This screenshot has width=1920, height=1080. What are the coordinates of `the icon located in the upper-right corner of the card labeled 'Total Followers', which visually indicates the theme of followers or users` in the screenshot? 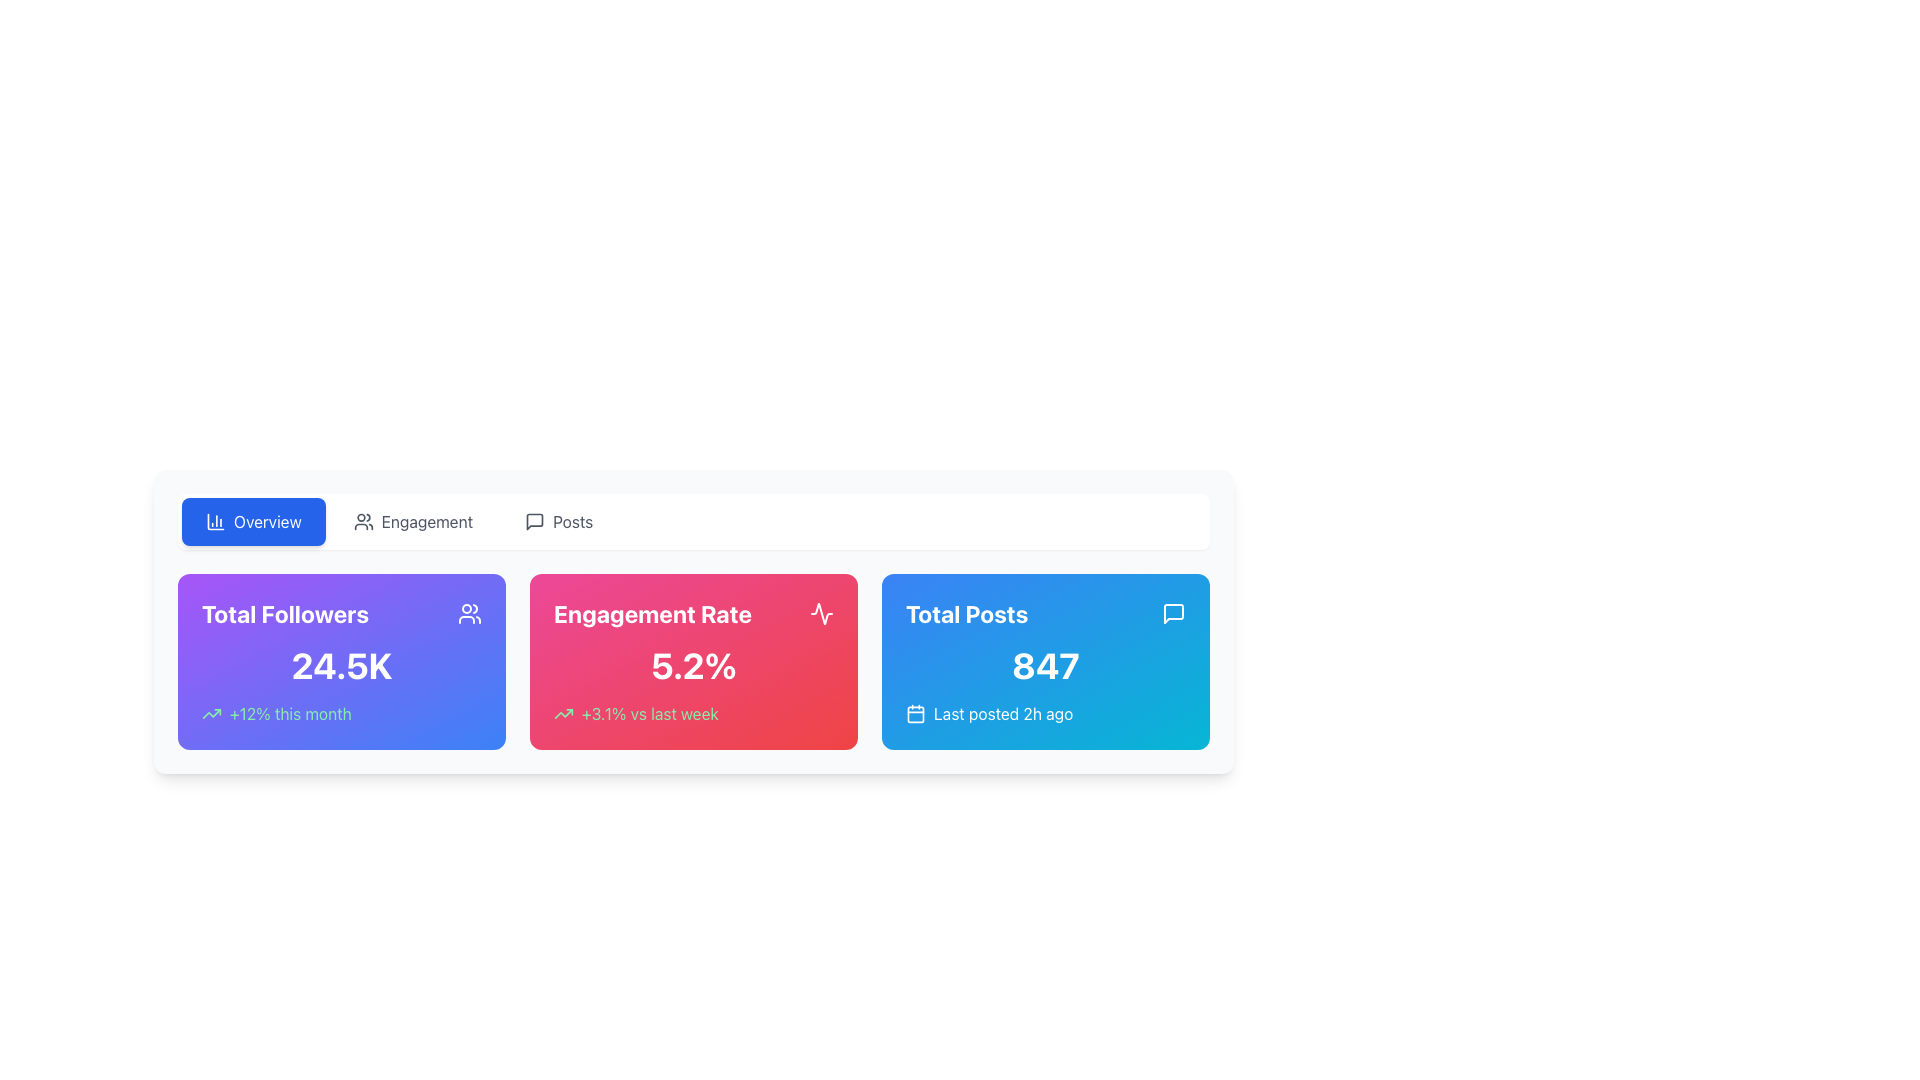 It's located at (469, 612).